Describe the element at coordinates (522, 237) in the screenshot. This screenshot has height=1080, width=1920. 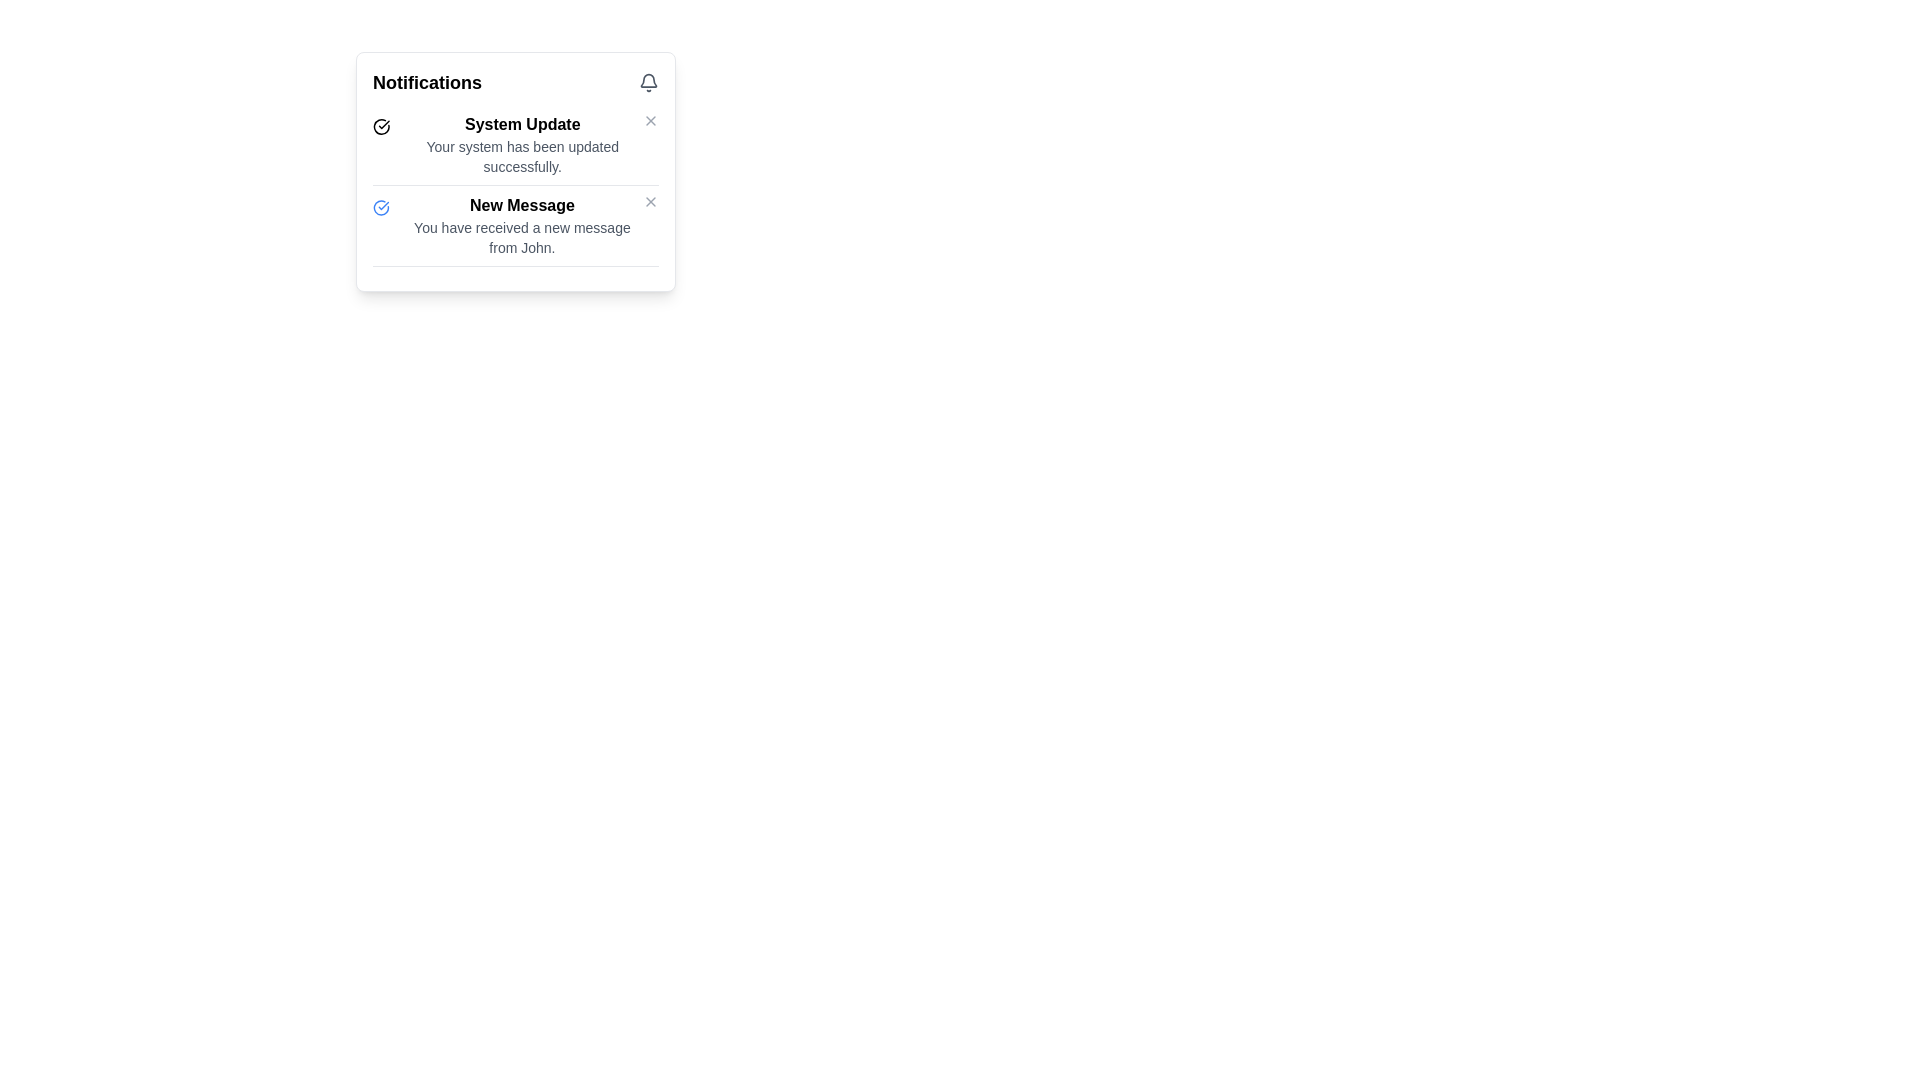
I see `the text element that reads 'You have received a new message from John.' located in the notification card under the header 'New Message'` at that location.